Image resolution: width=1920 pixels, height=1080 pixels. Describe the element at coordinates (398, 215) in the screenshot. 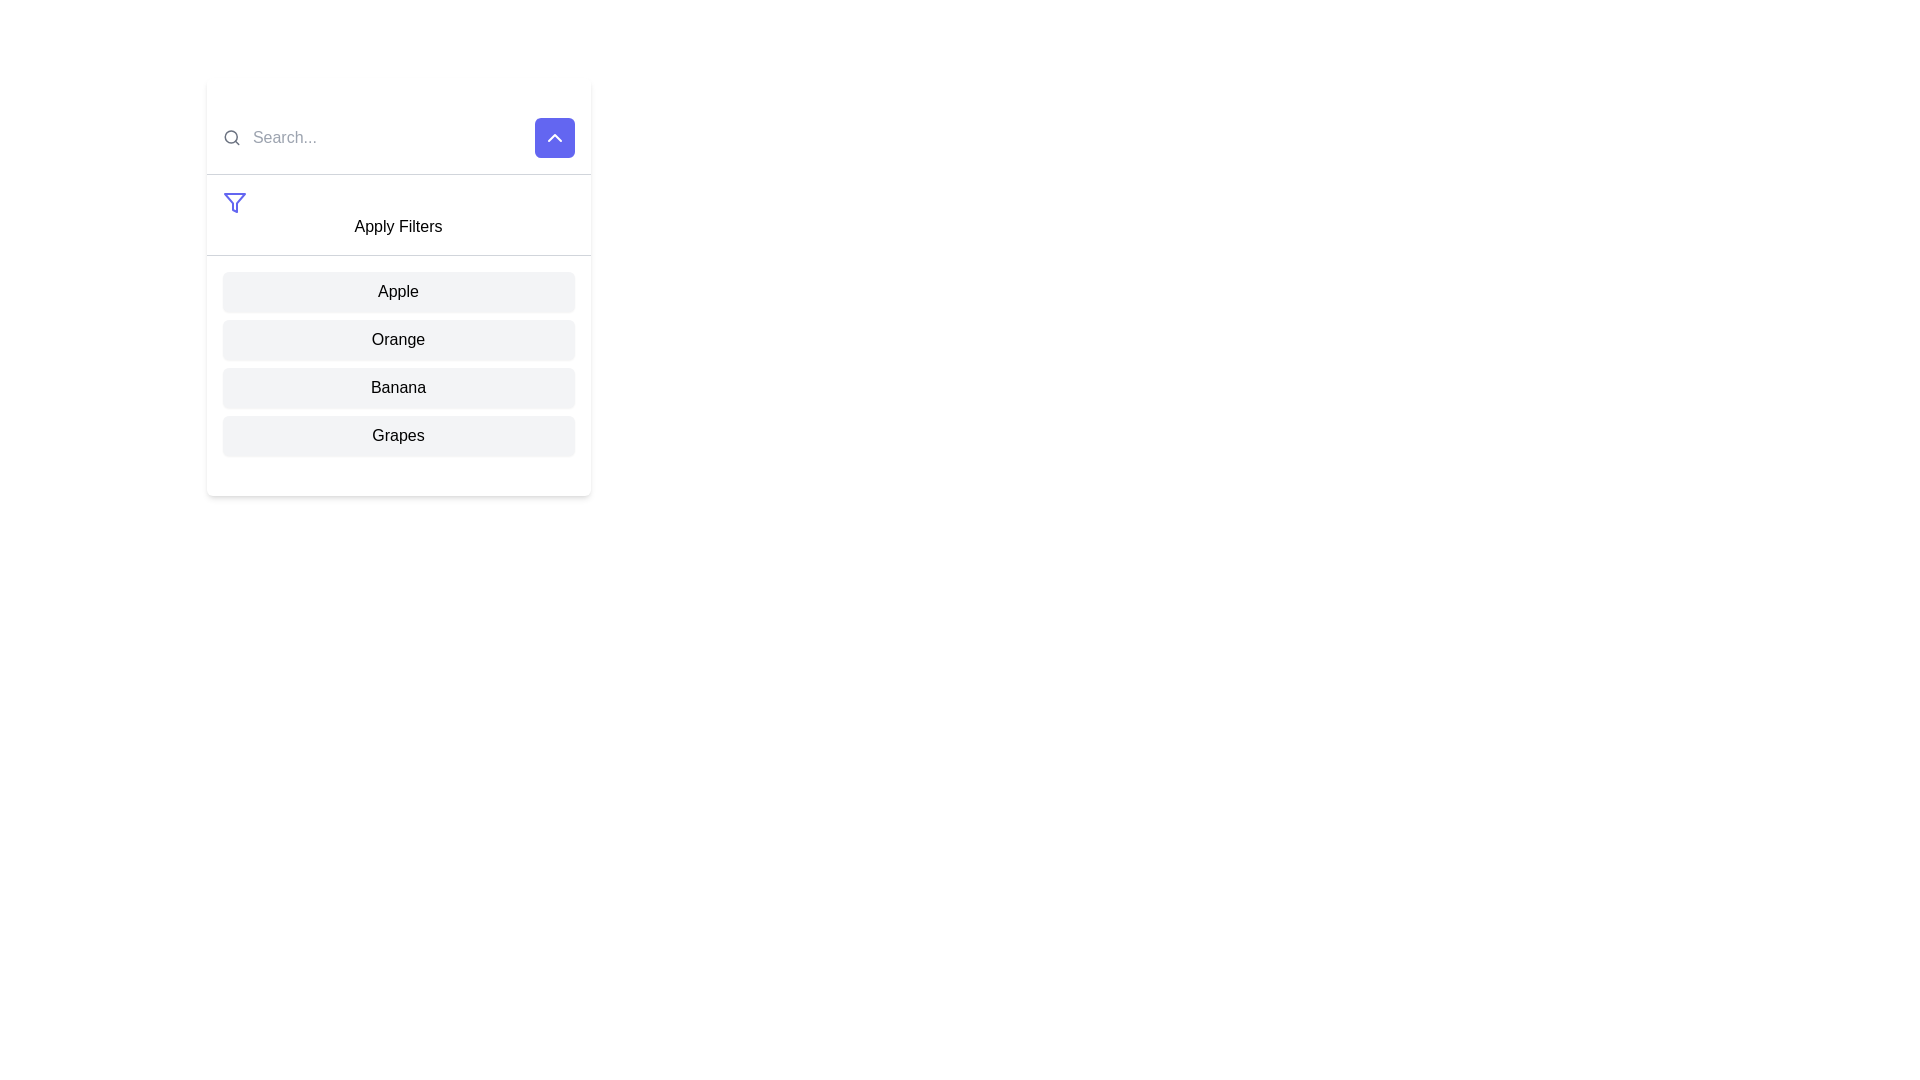

I see `the 'Apply Filters' label with accompanying filter funnel icon, which is located beneath the search bar and above the fruit buttons` at that location.